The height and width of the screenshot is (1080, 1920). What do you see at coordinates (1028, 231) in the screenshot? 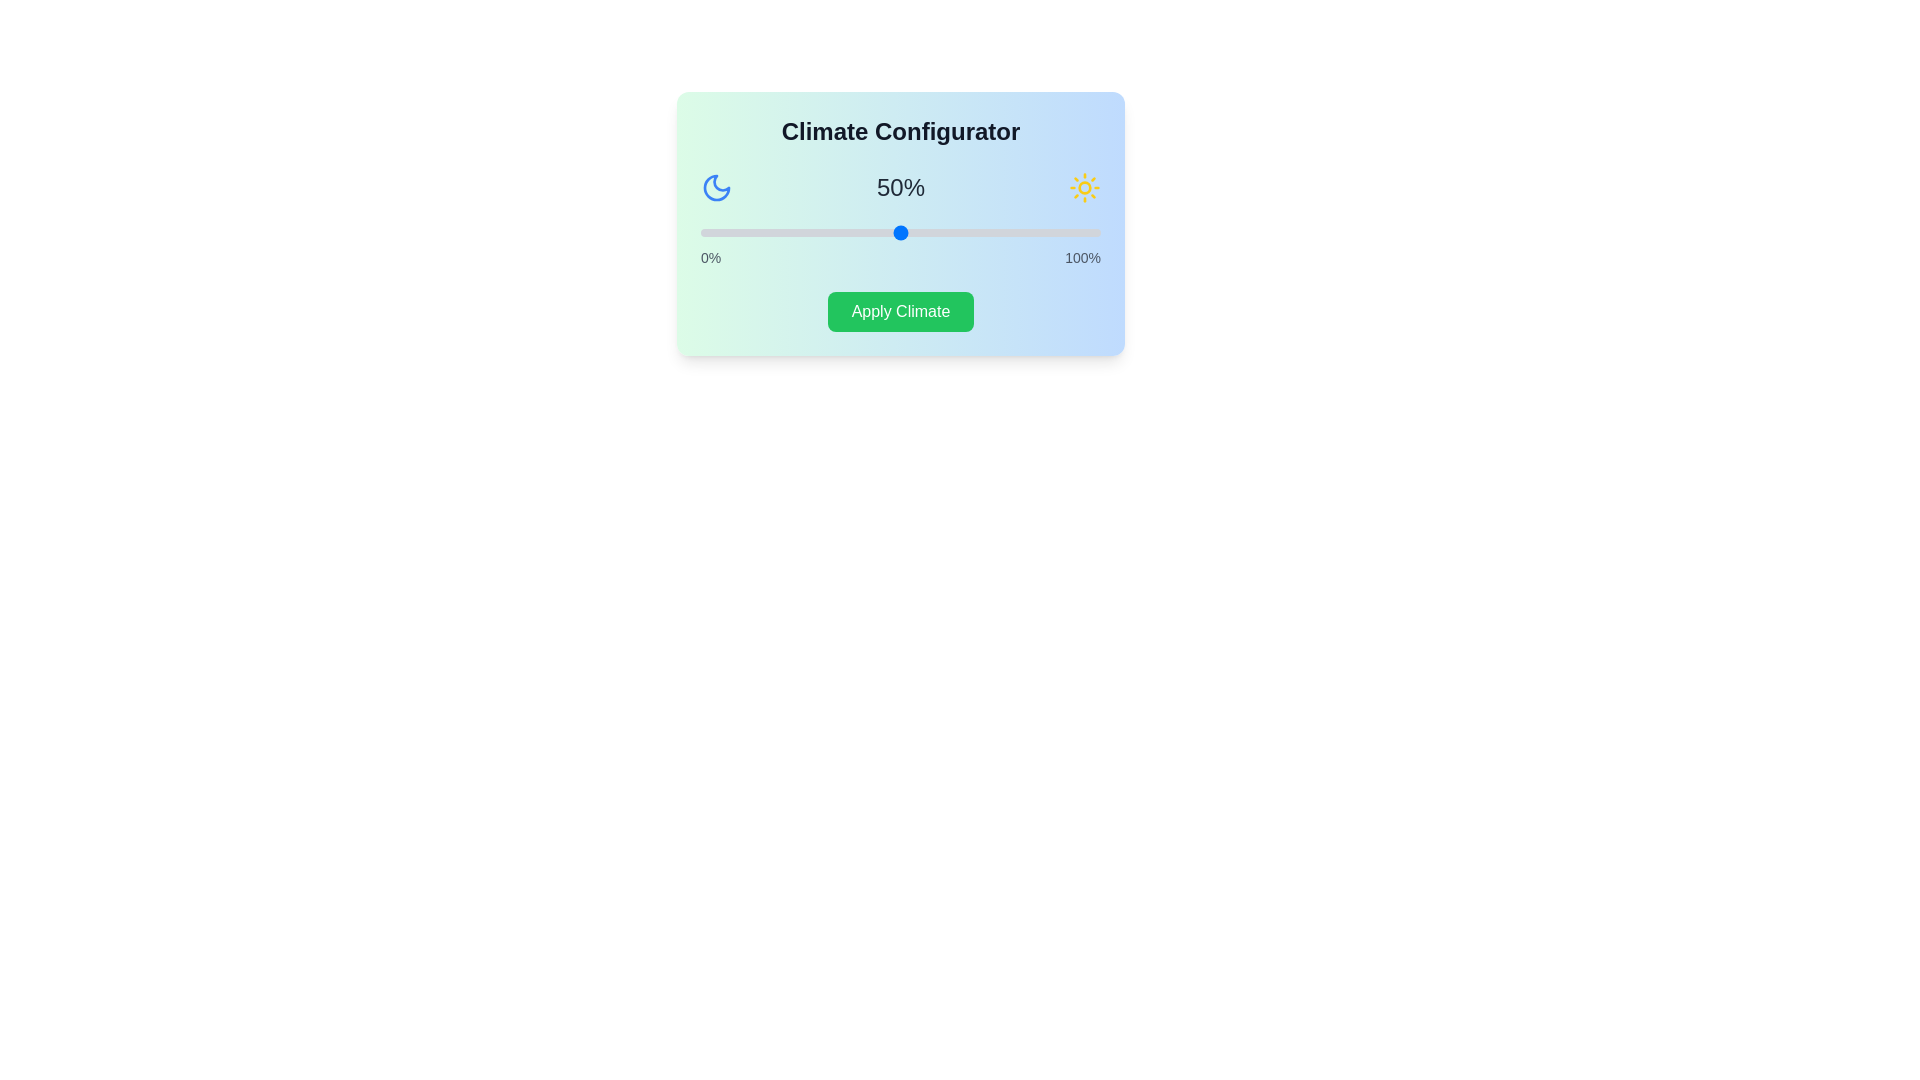
I see `the slider to set the climate percentage to 82` at bounding box center [1028, 231].